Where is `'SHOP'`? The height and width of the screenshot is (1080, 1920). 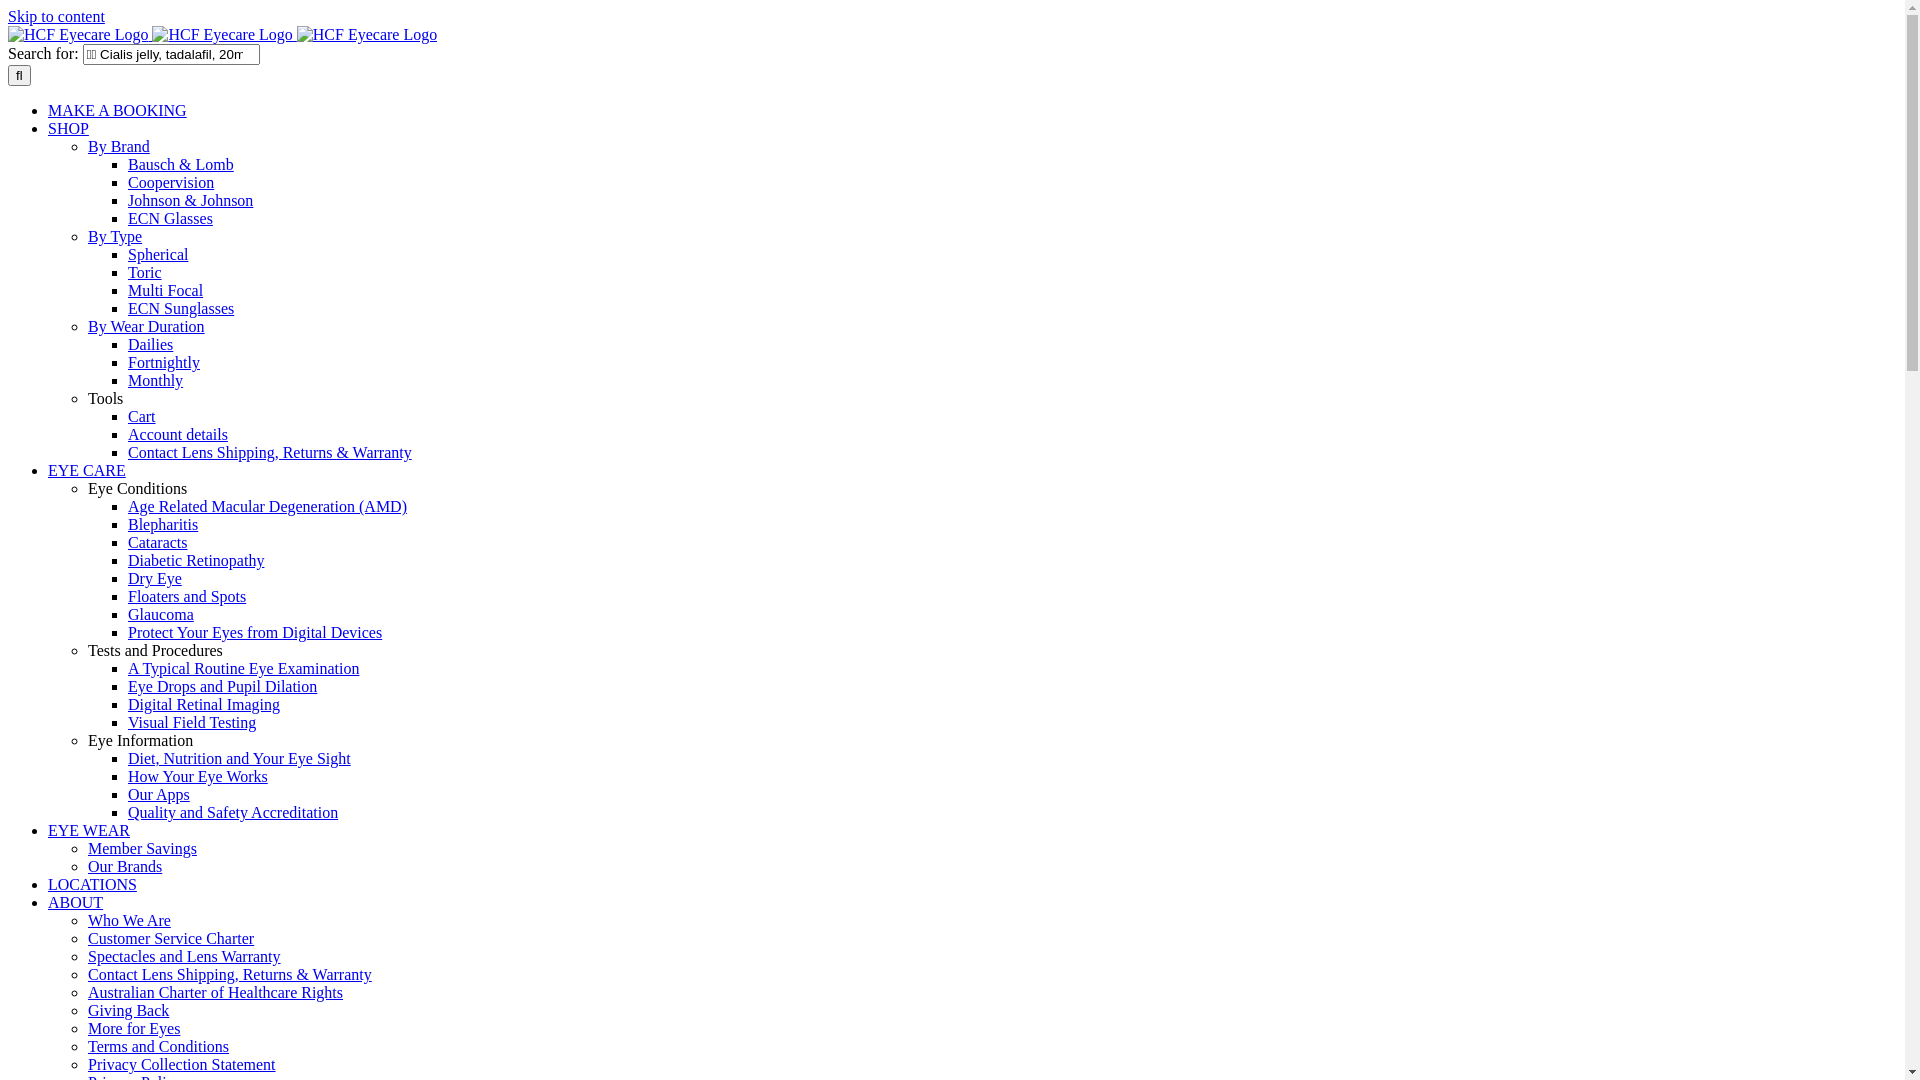 'SHOP' is located at coordinates (68, 128).